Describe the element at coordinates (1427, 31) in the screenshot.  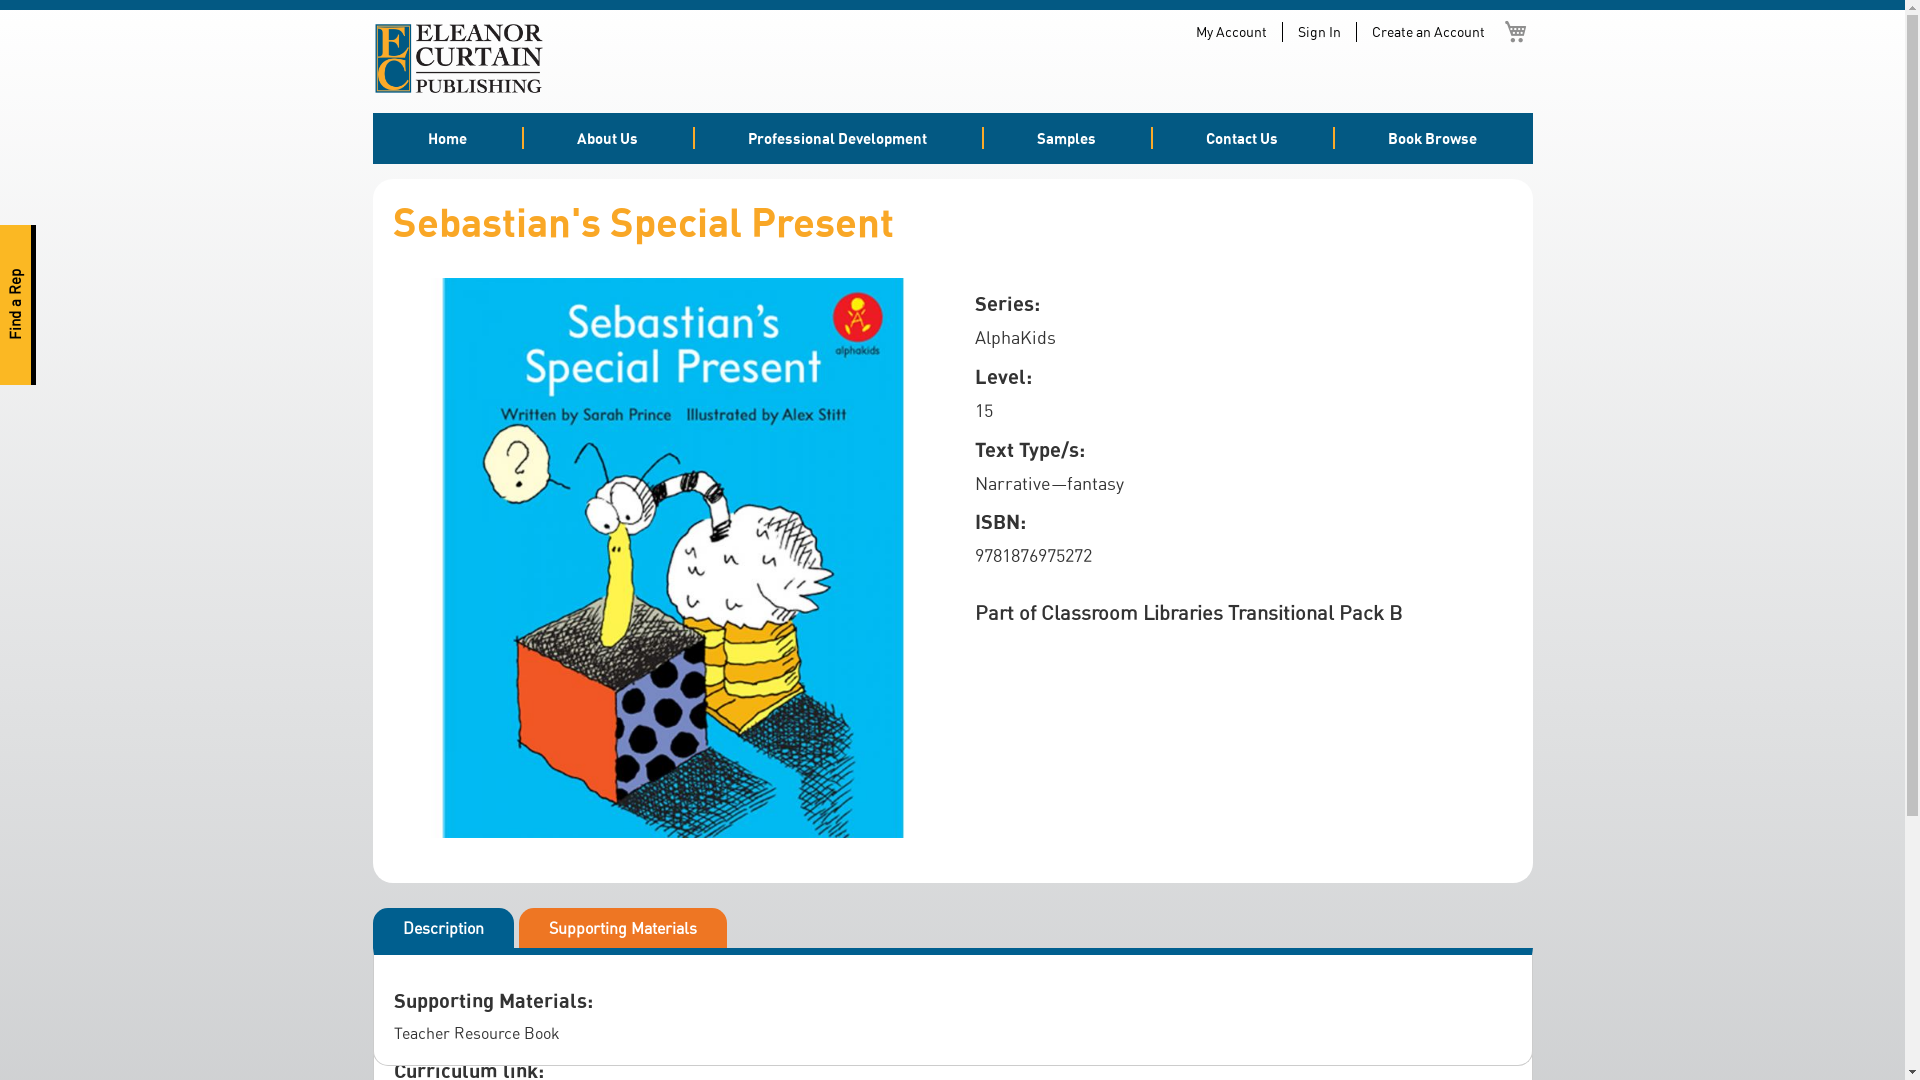
I see `'Create an Account'` at that location.